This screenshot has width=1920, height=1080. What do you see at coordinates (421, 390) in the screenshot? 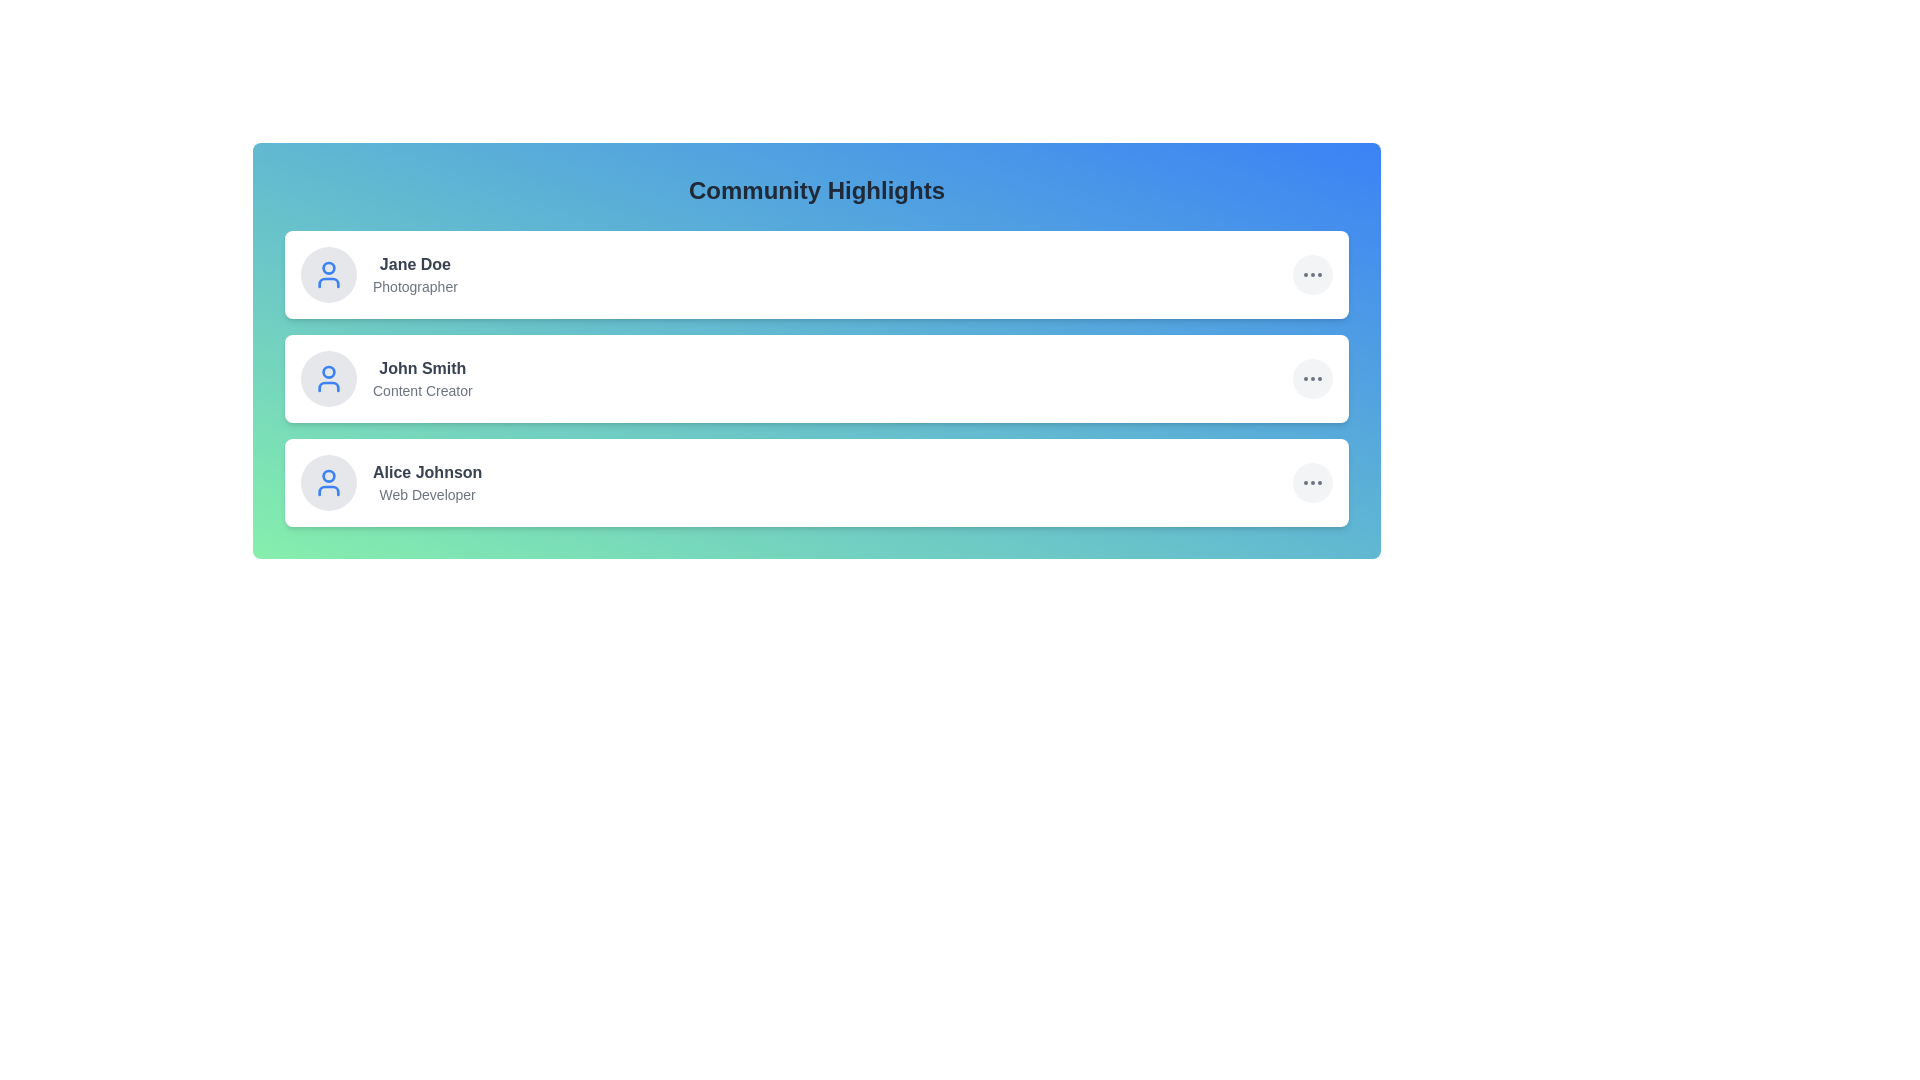
I see `the informational text label located below 'John Smith' in the 'Community Highlights' section` at bounding box center [421, 390].